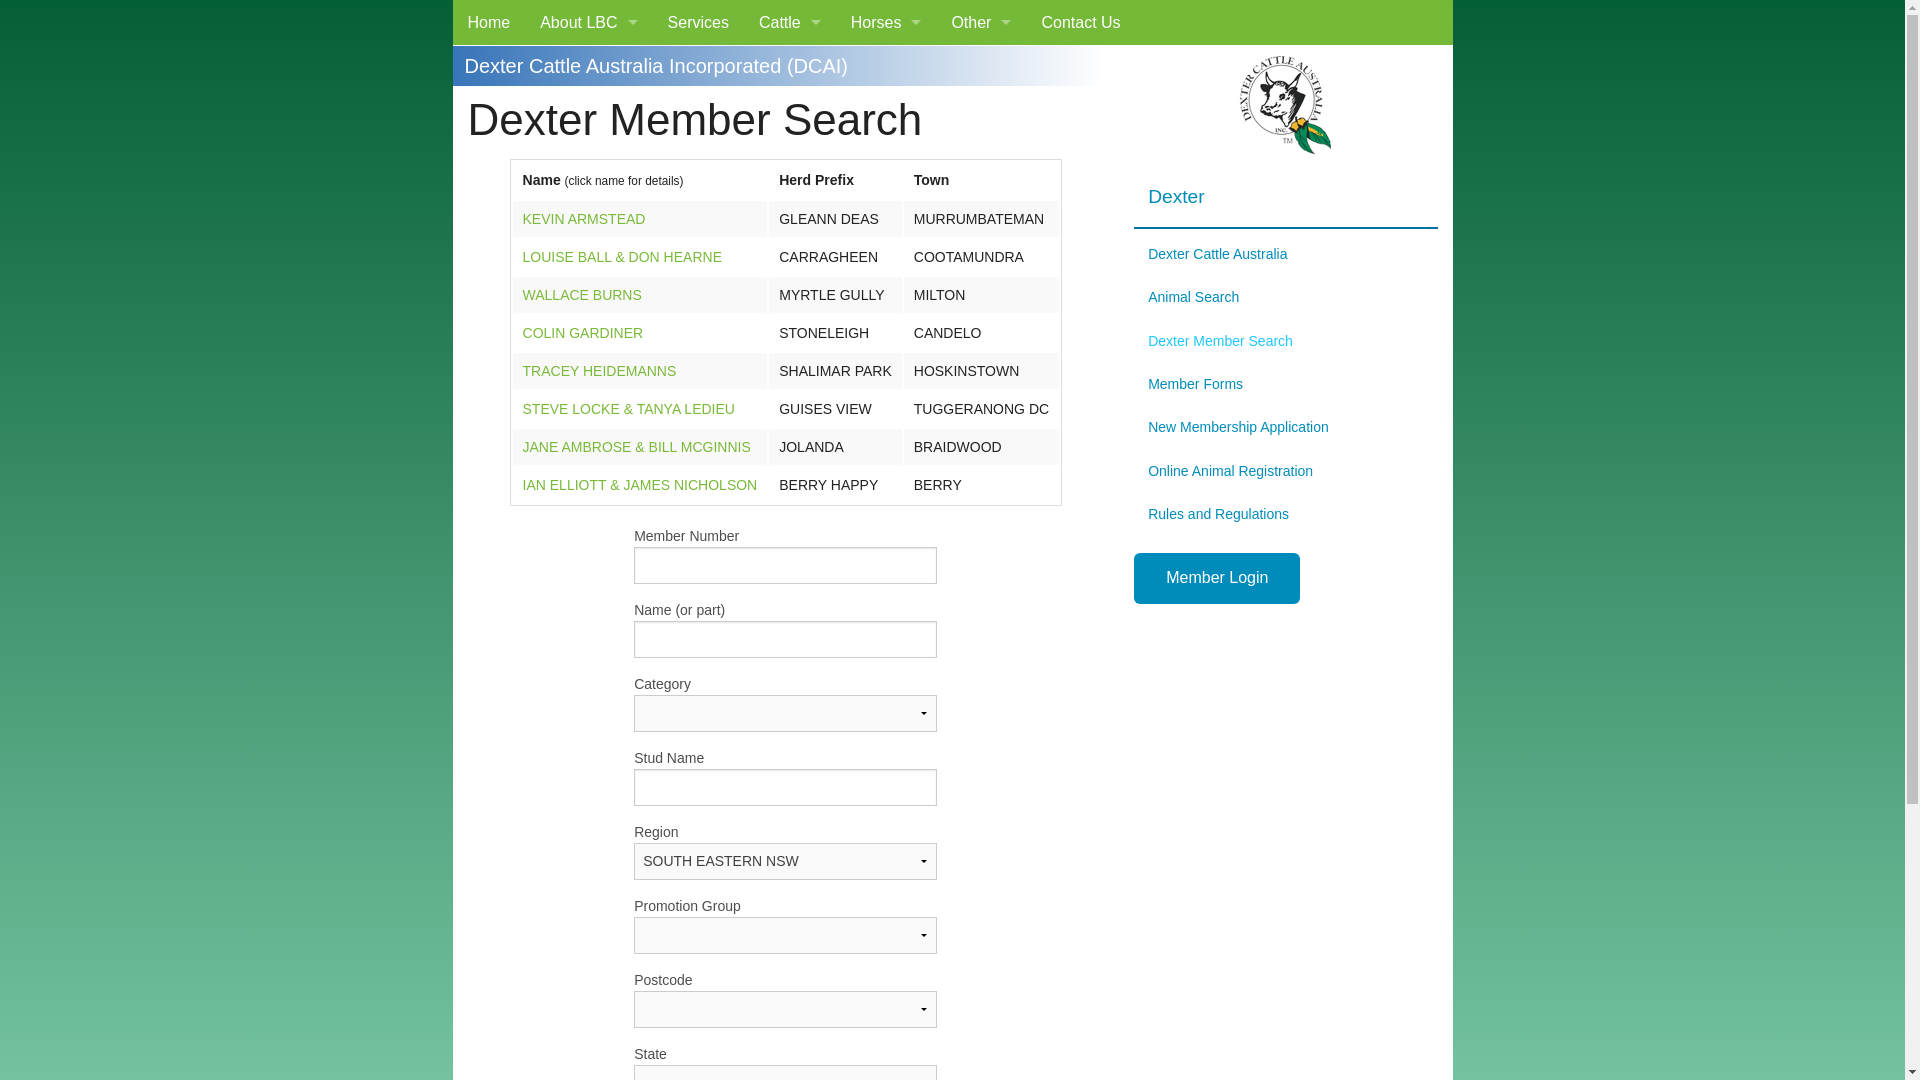 The image size is (1920, 1080). What do you see at coordinates (583, 219) in the screenshot?
I see `'KEVIN ARMSTEAD'` at bounding box center [583, 219].